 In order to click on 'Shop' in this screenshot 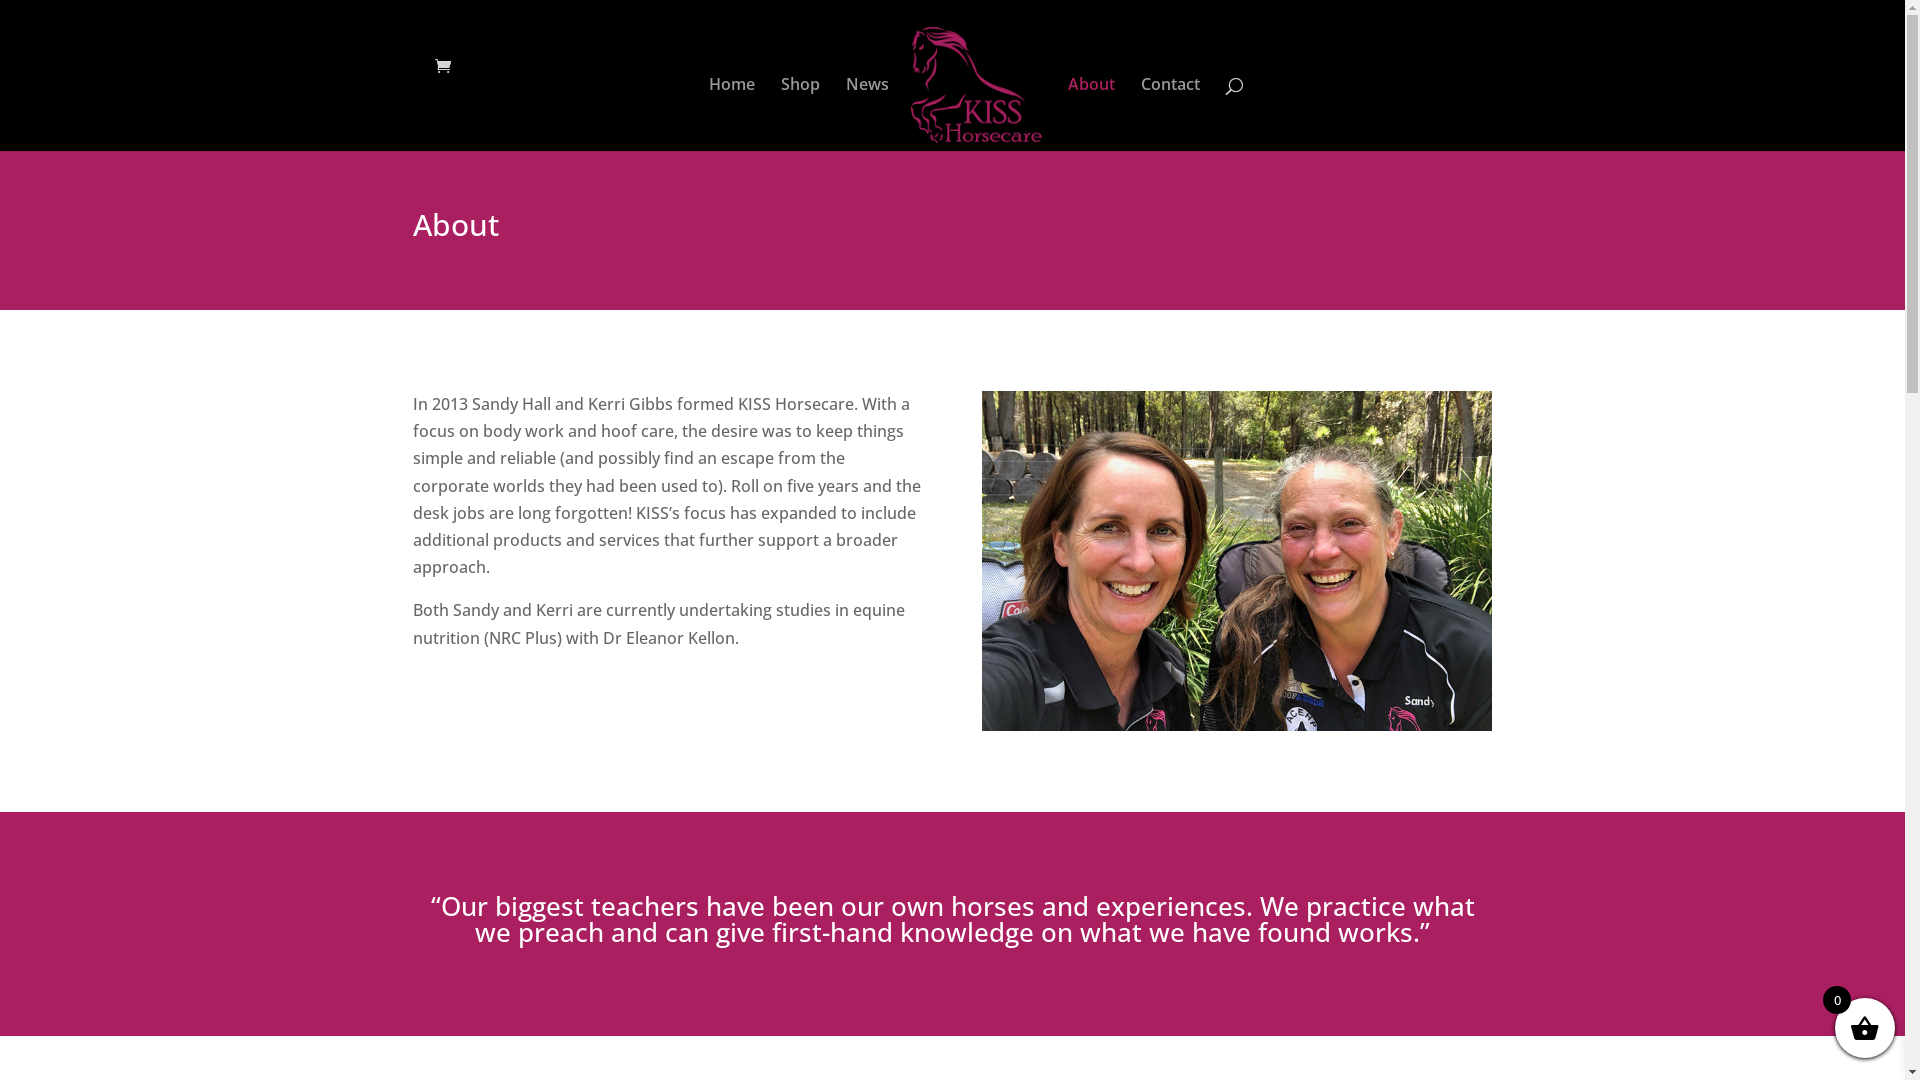, I will do `click(800, 114)`.